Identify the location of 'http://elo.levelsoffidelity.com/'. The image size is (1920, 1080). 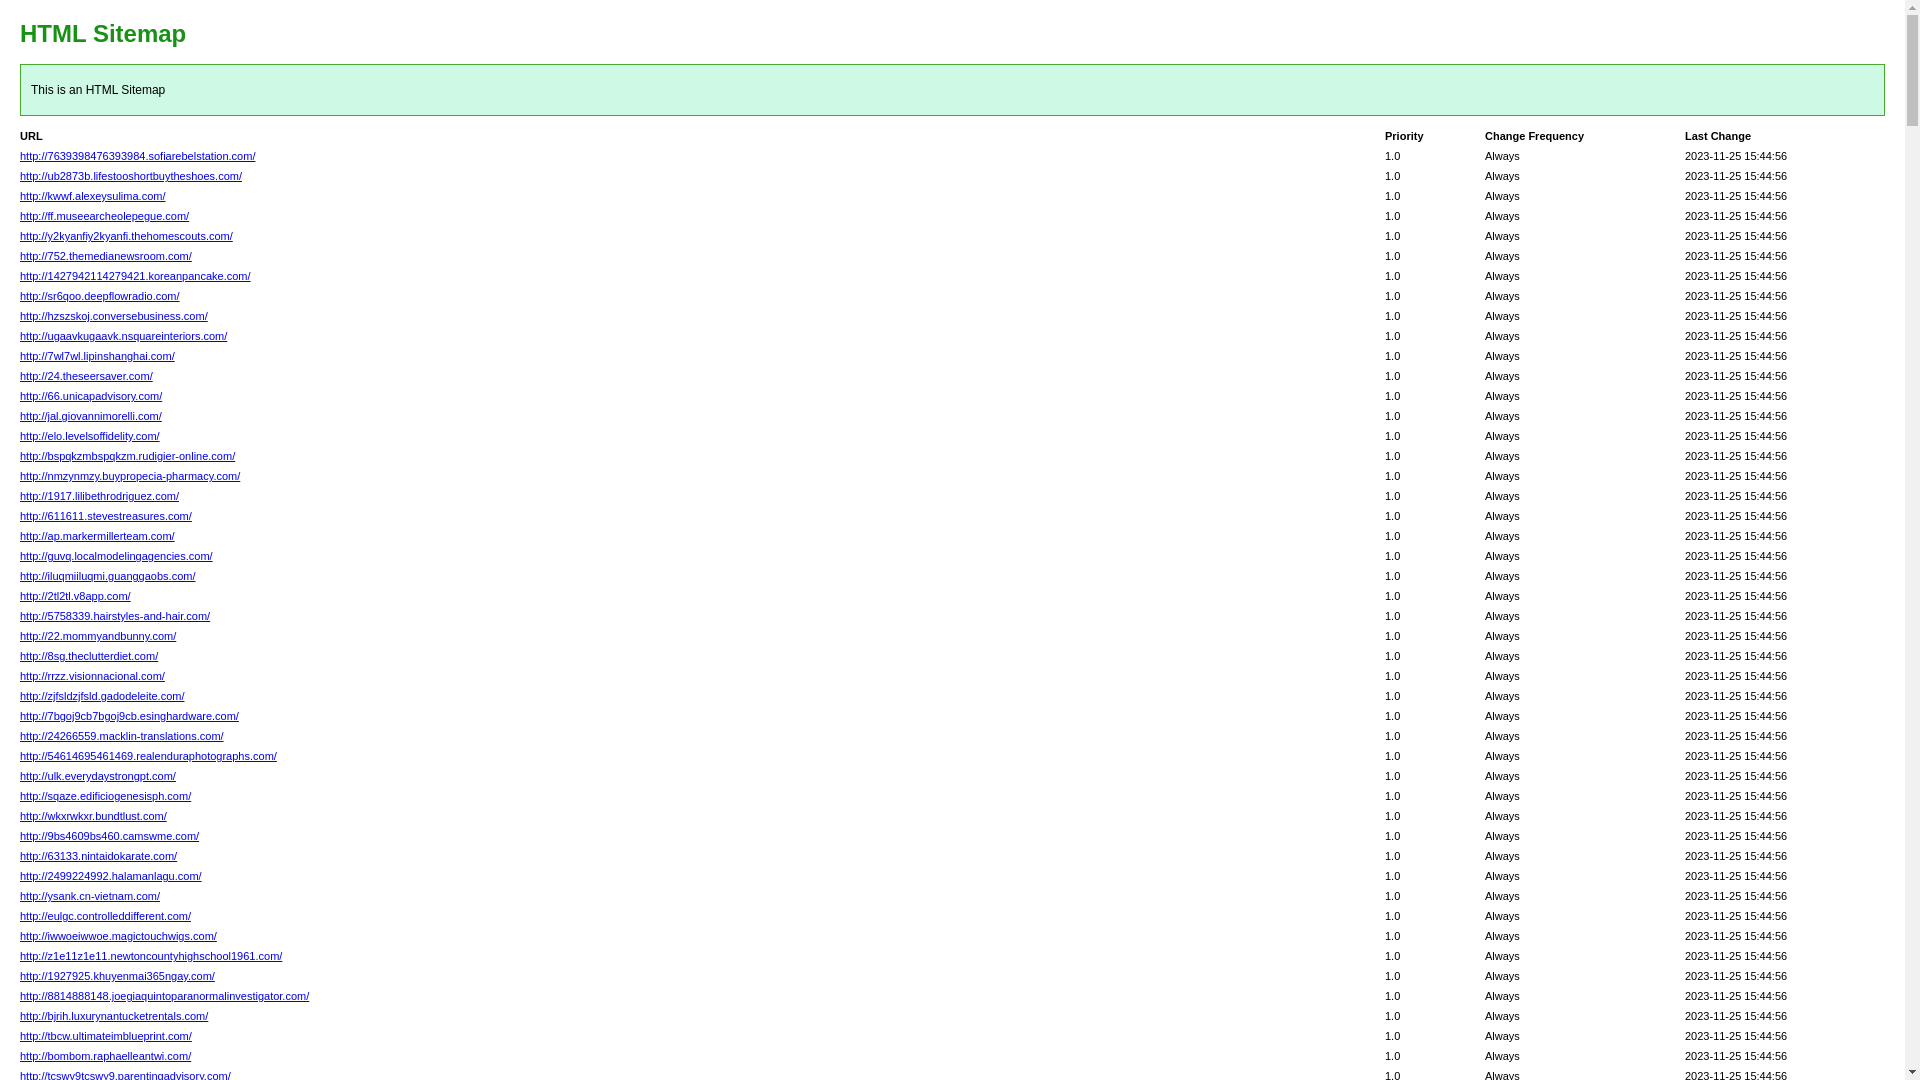
(89, 434).